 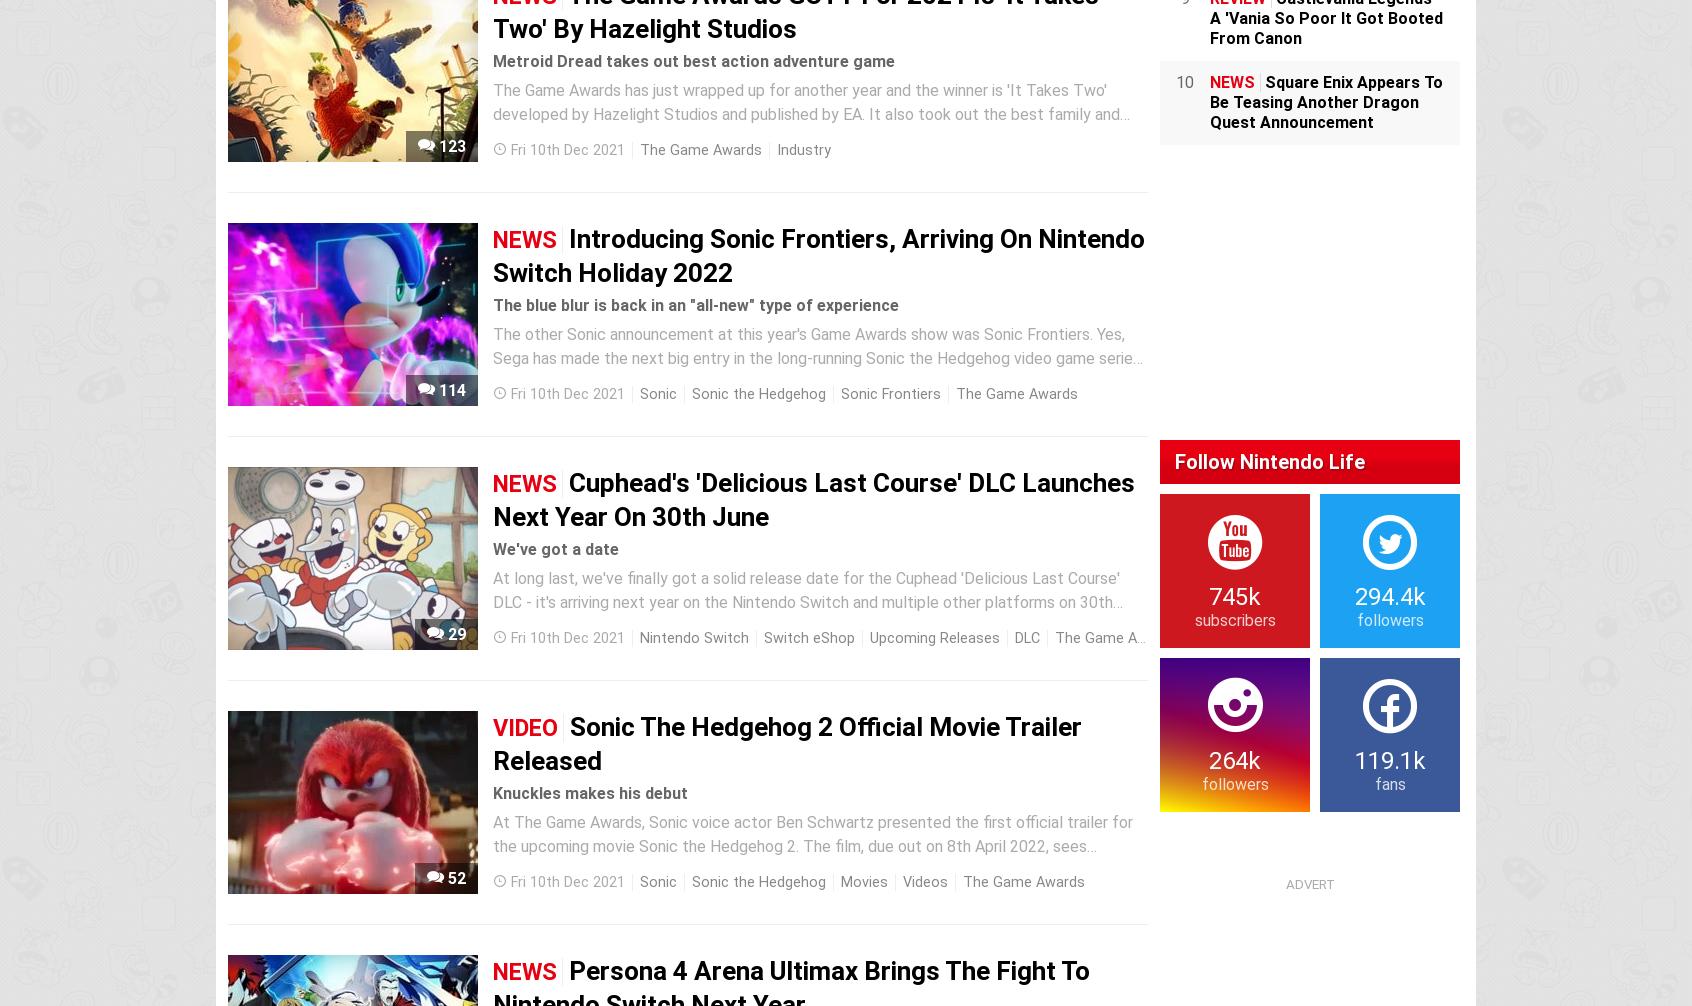 I want to click on '294.4k', so click(x=1389, y=595).